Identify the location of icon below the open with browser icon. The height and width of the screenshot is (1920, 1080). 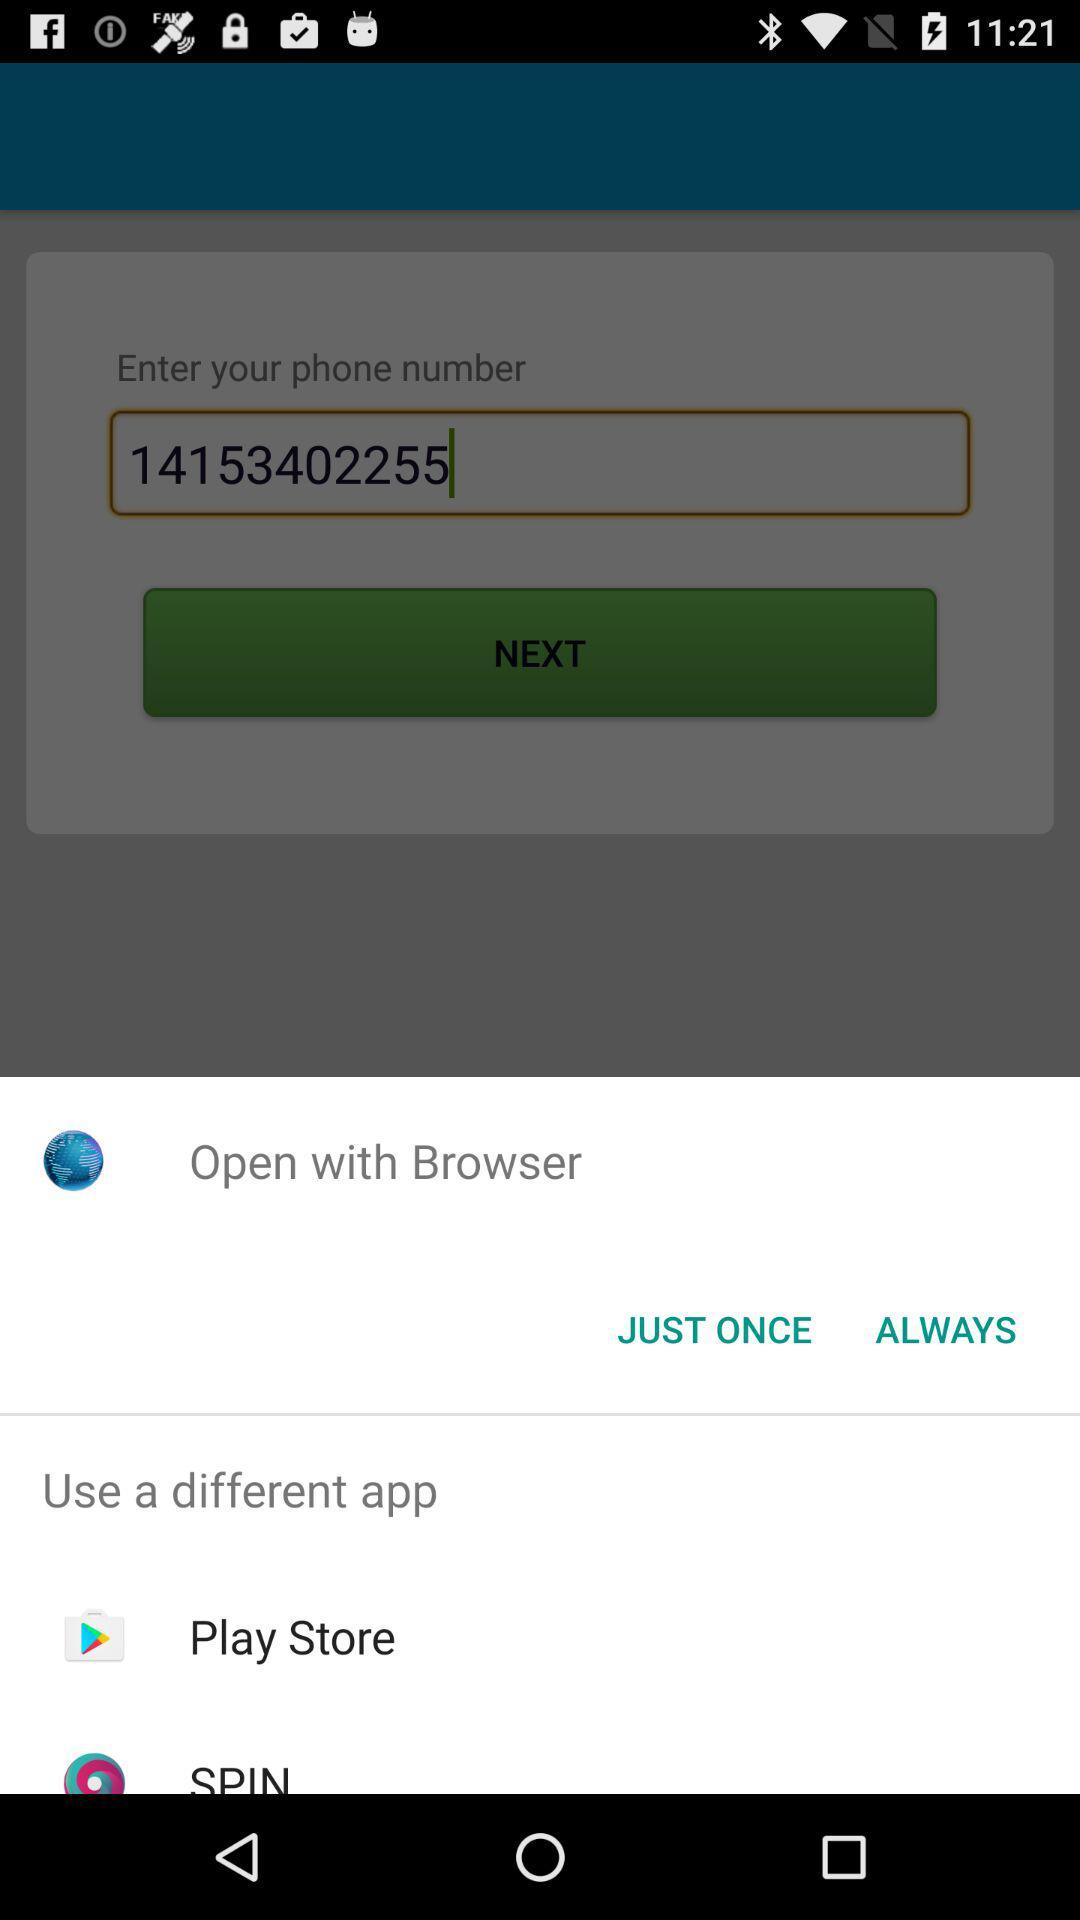
(713, 1329).